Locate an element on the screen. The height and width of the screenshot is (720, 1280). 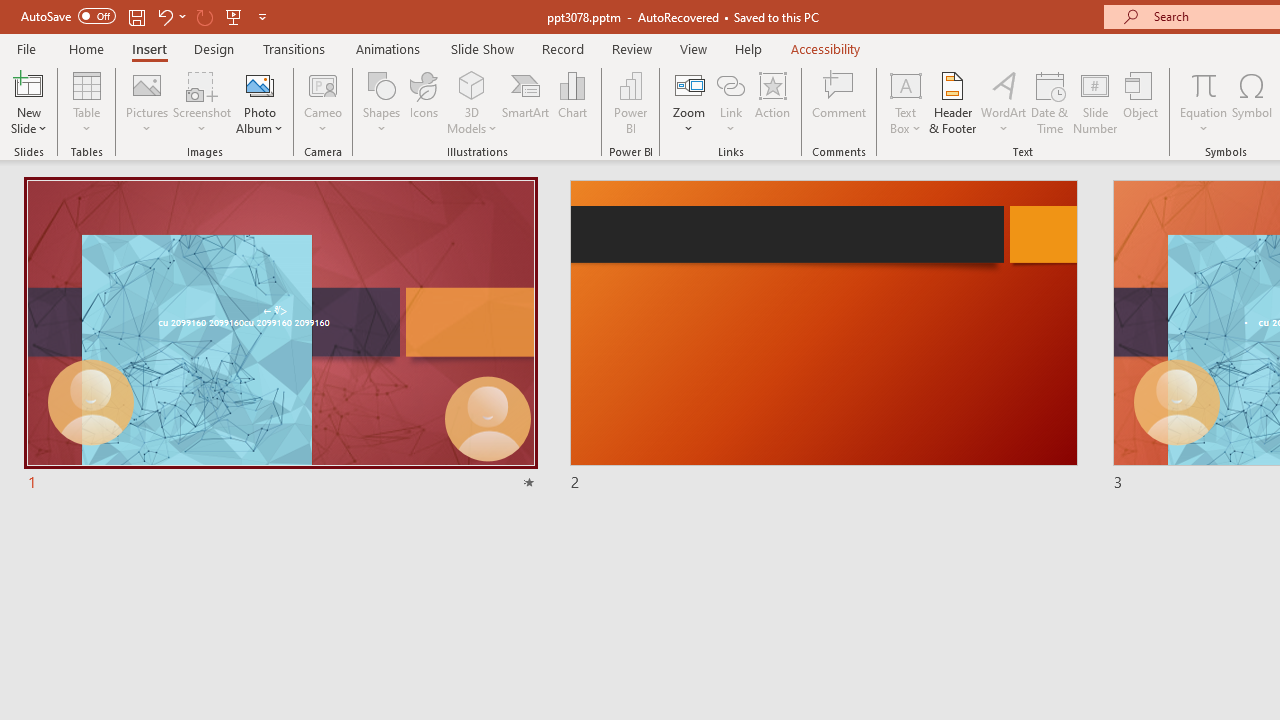
'WordArt' is located at coordinates (1004, 103).